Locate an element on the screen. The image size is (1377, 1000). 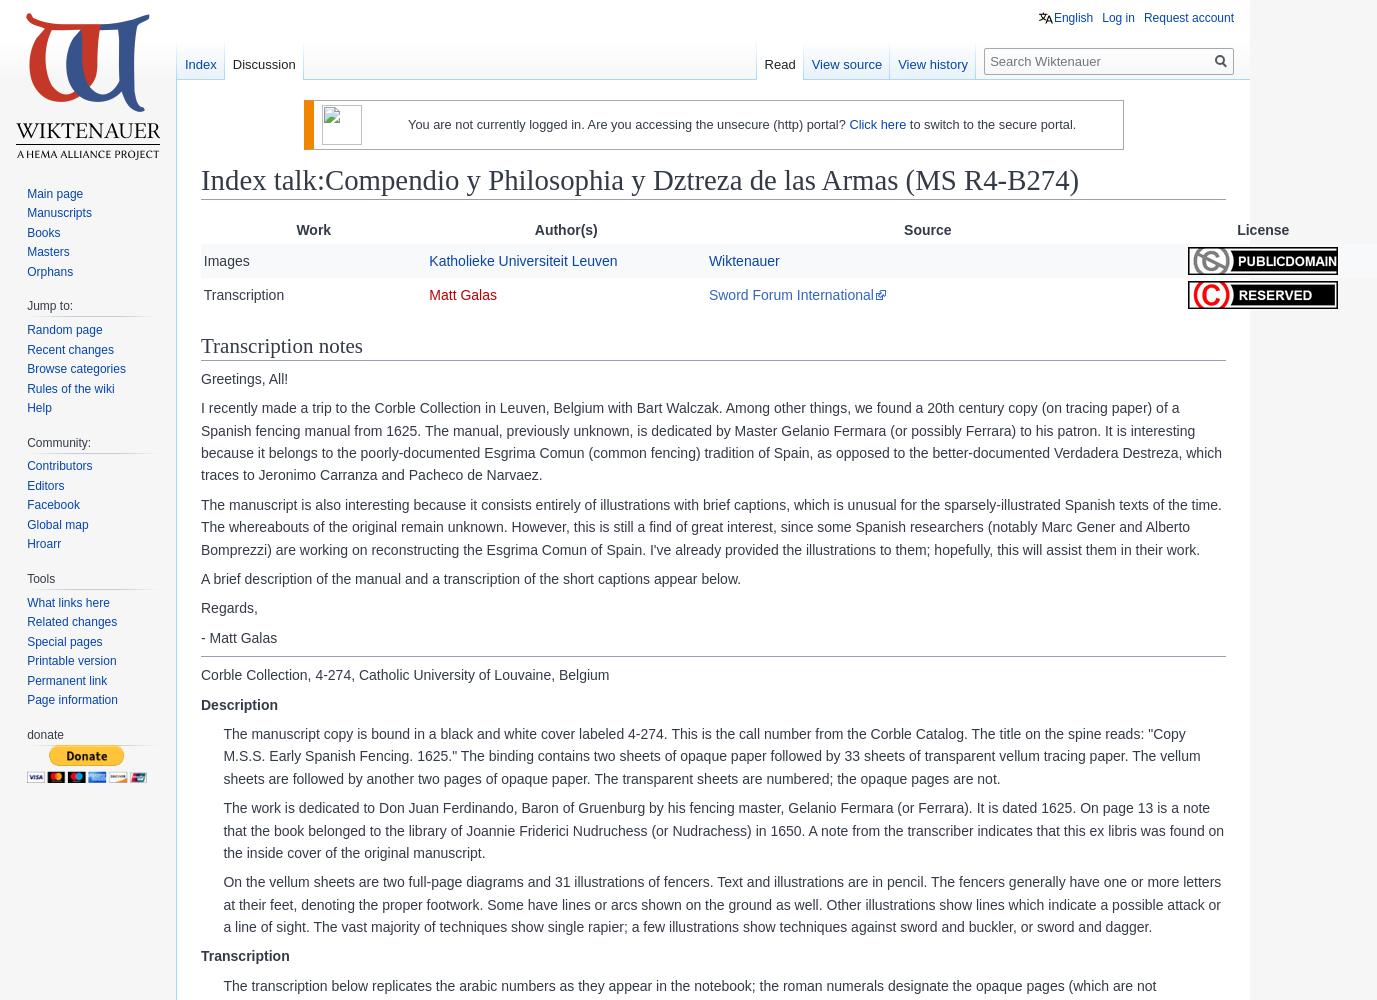
'Source' is located at coordinates (926, 229).